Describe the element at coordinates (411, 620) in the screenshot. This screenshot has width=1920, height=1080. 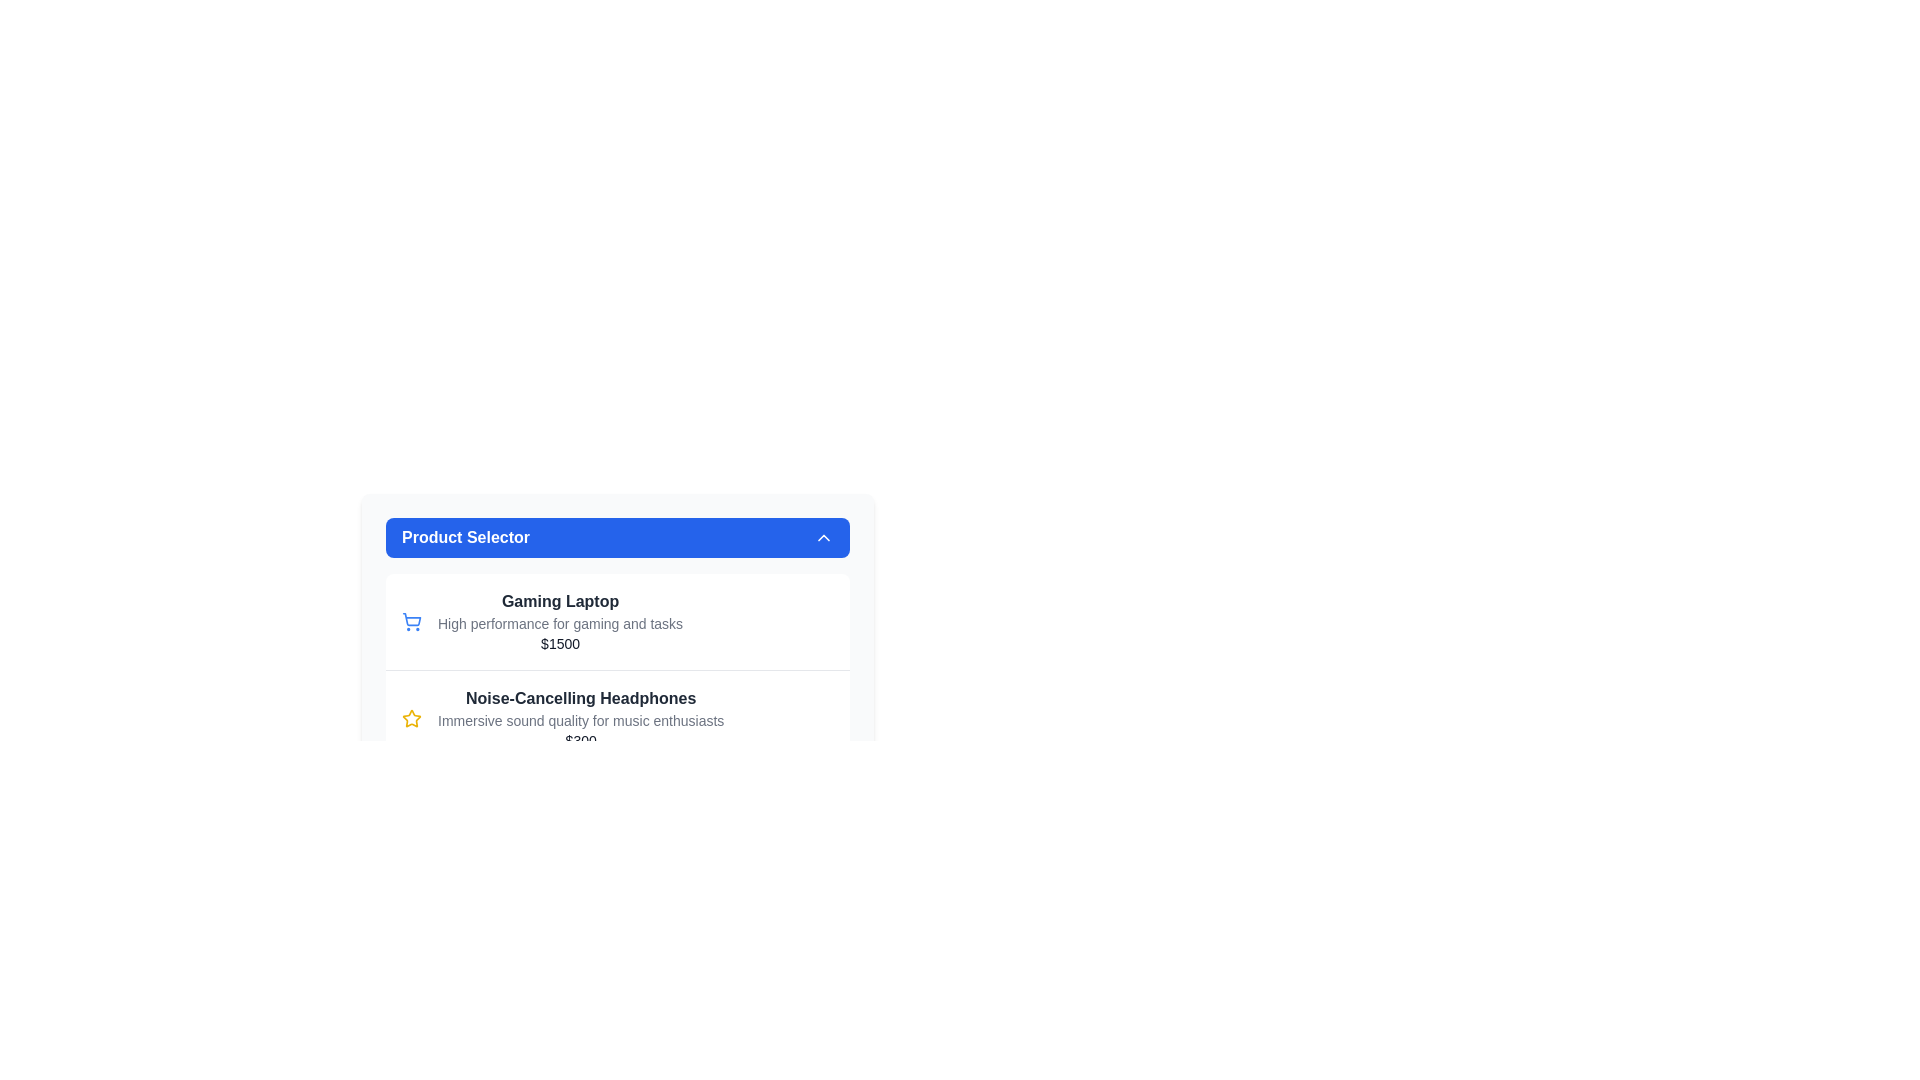
I see `the shopping cart icon located to the left of the 'Gaming Laptop' text, slightly above it` at that location.